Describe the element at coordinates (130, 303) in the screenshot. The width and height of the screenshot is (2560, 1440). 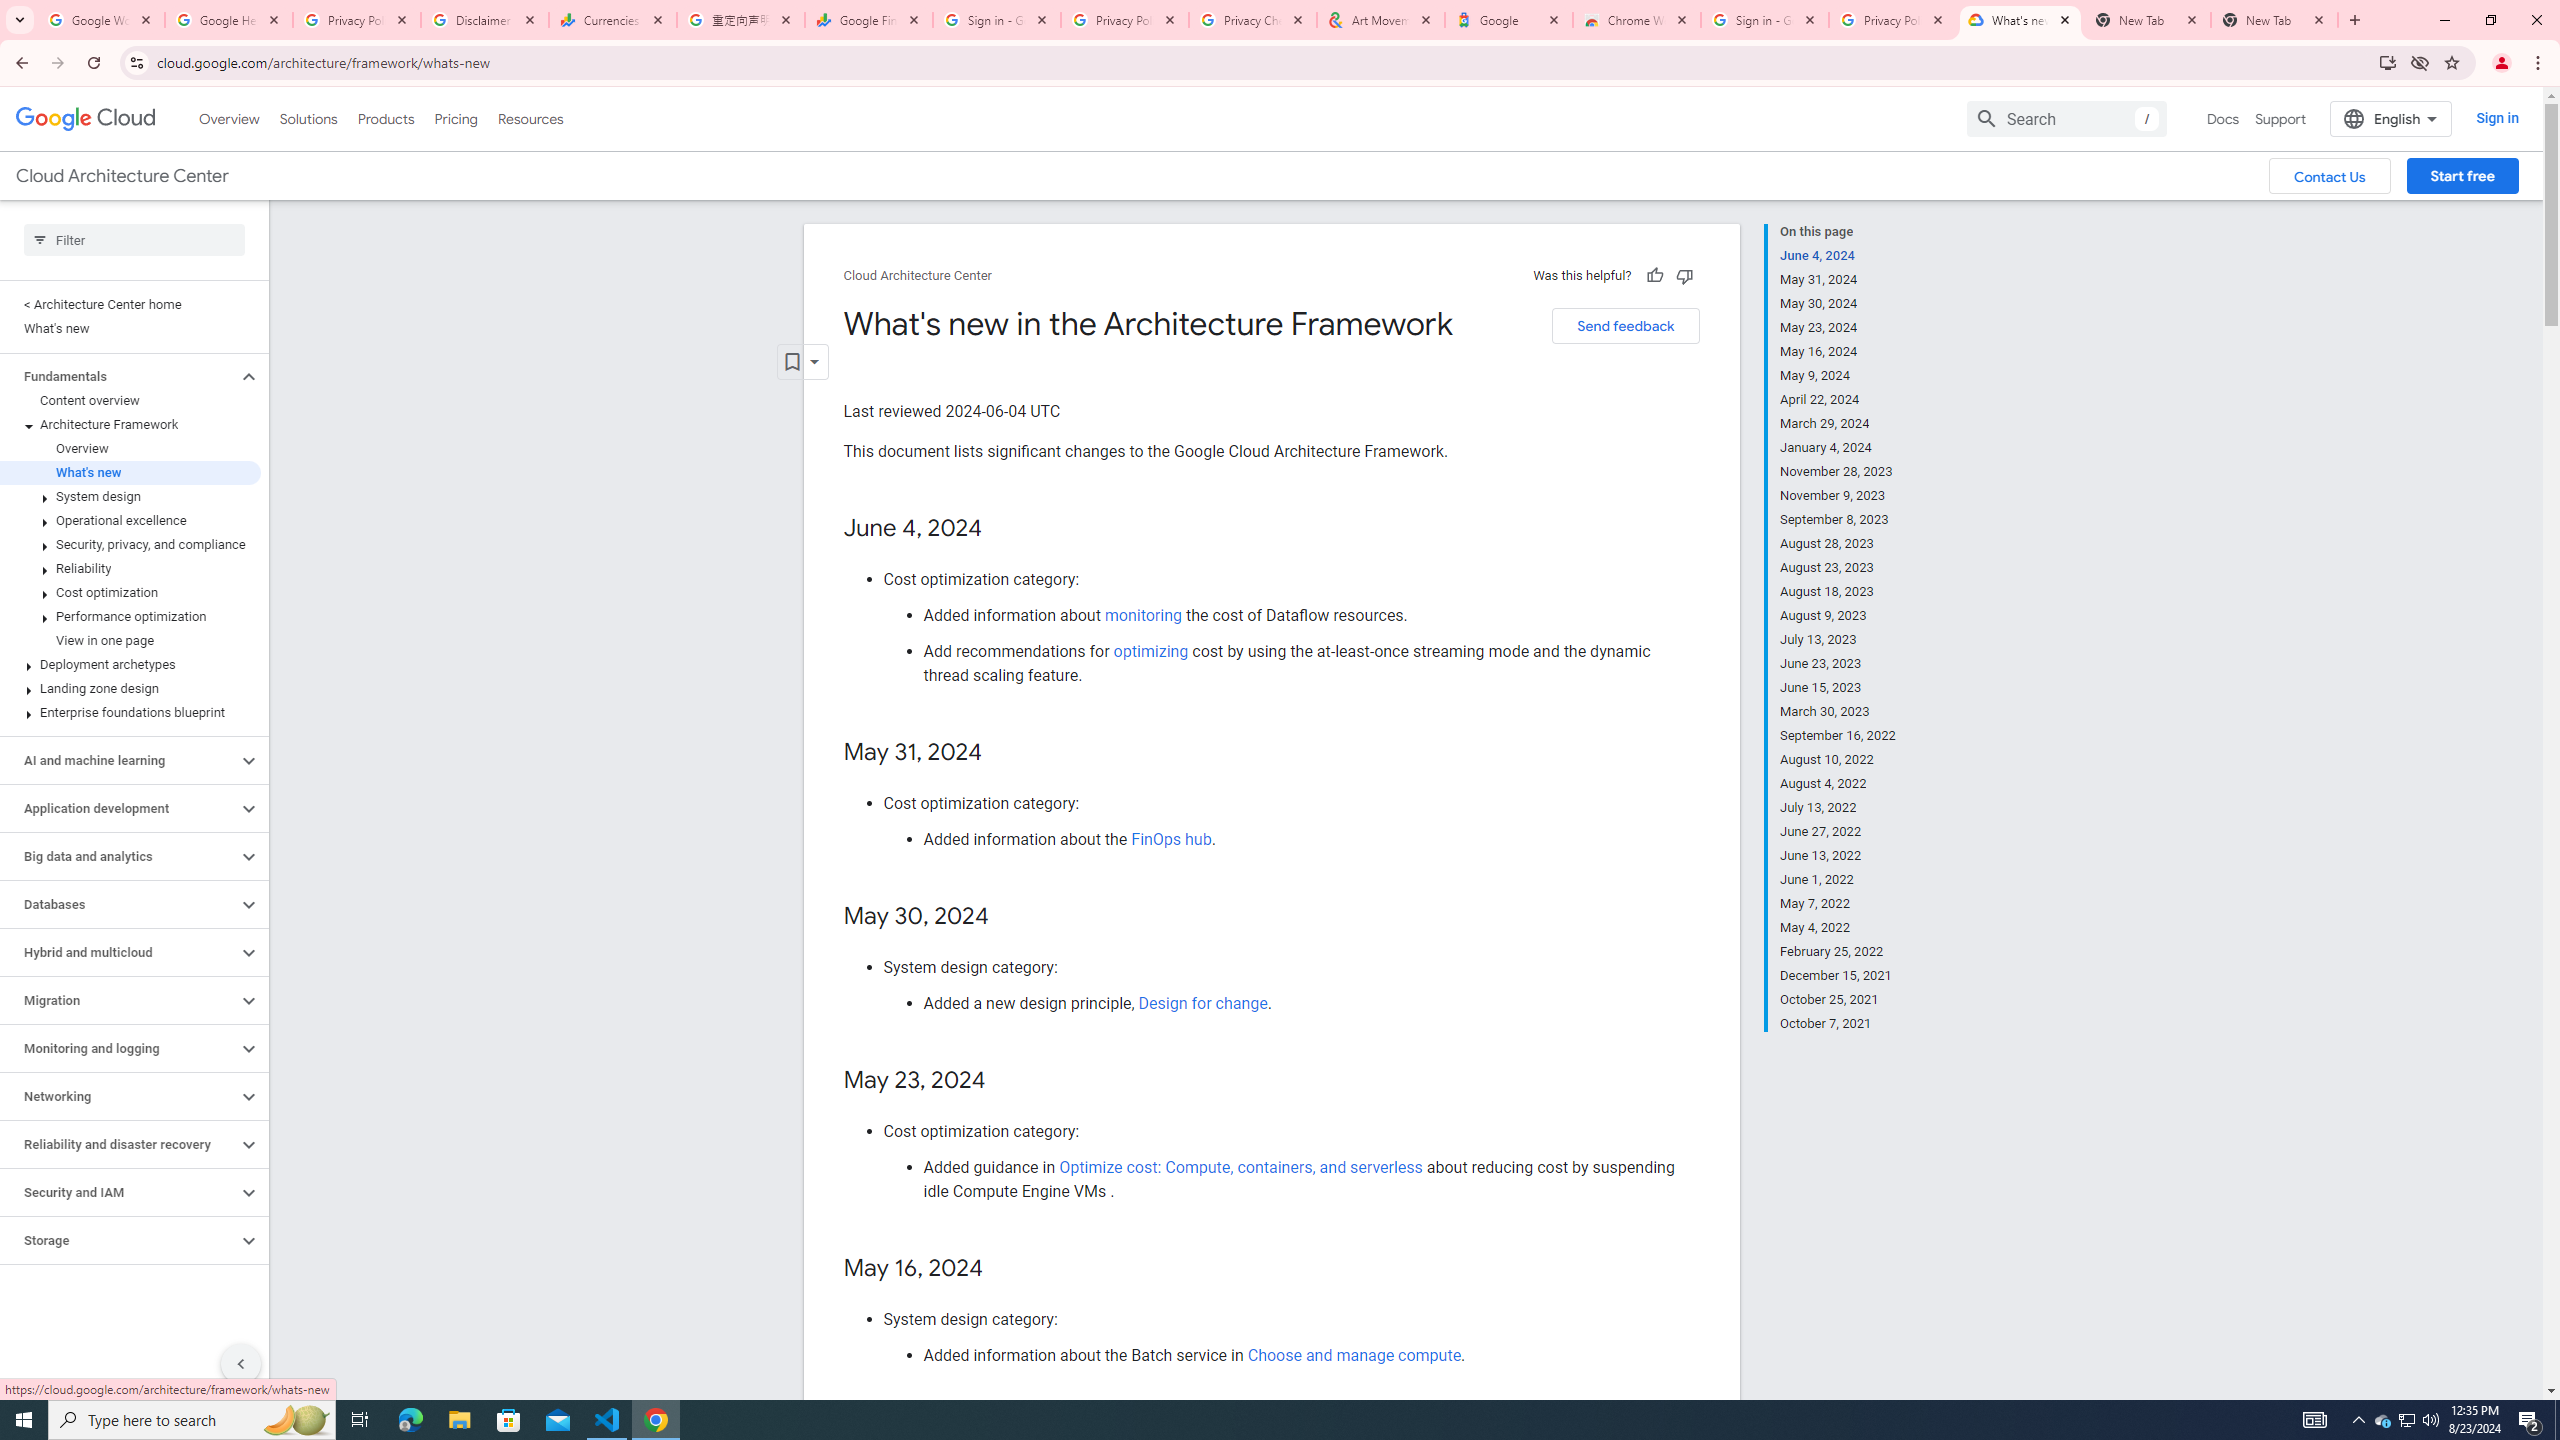
I see `'< Architecture Center home'` at that location.